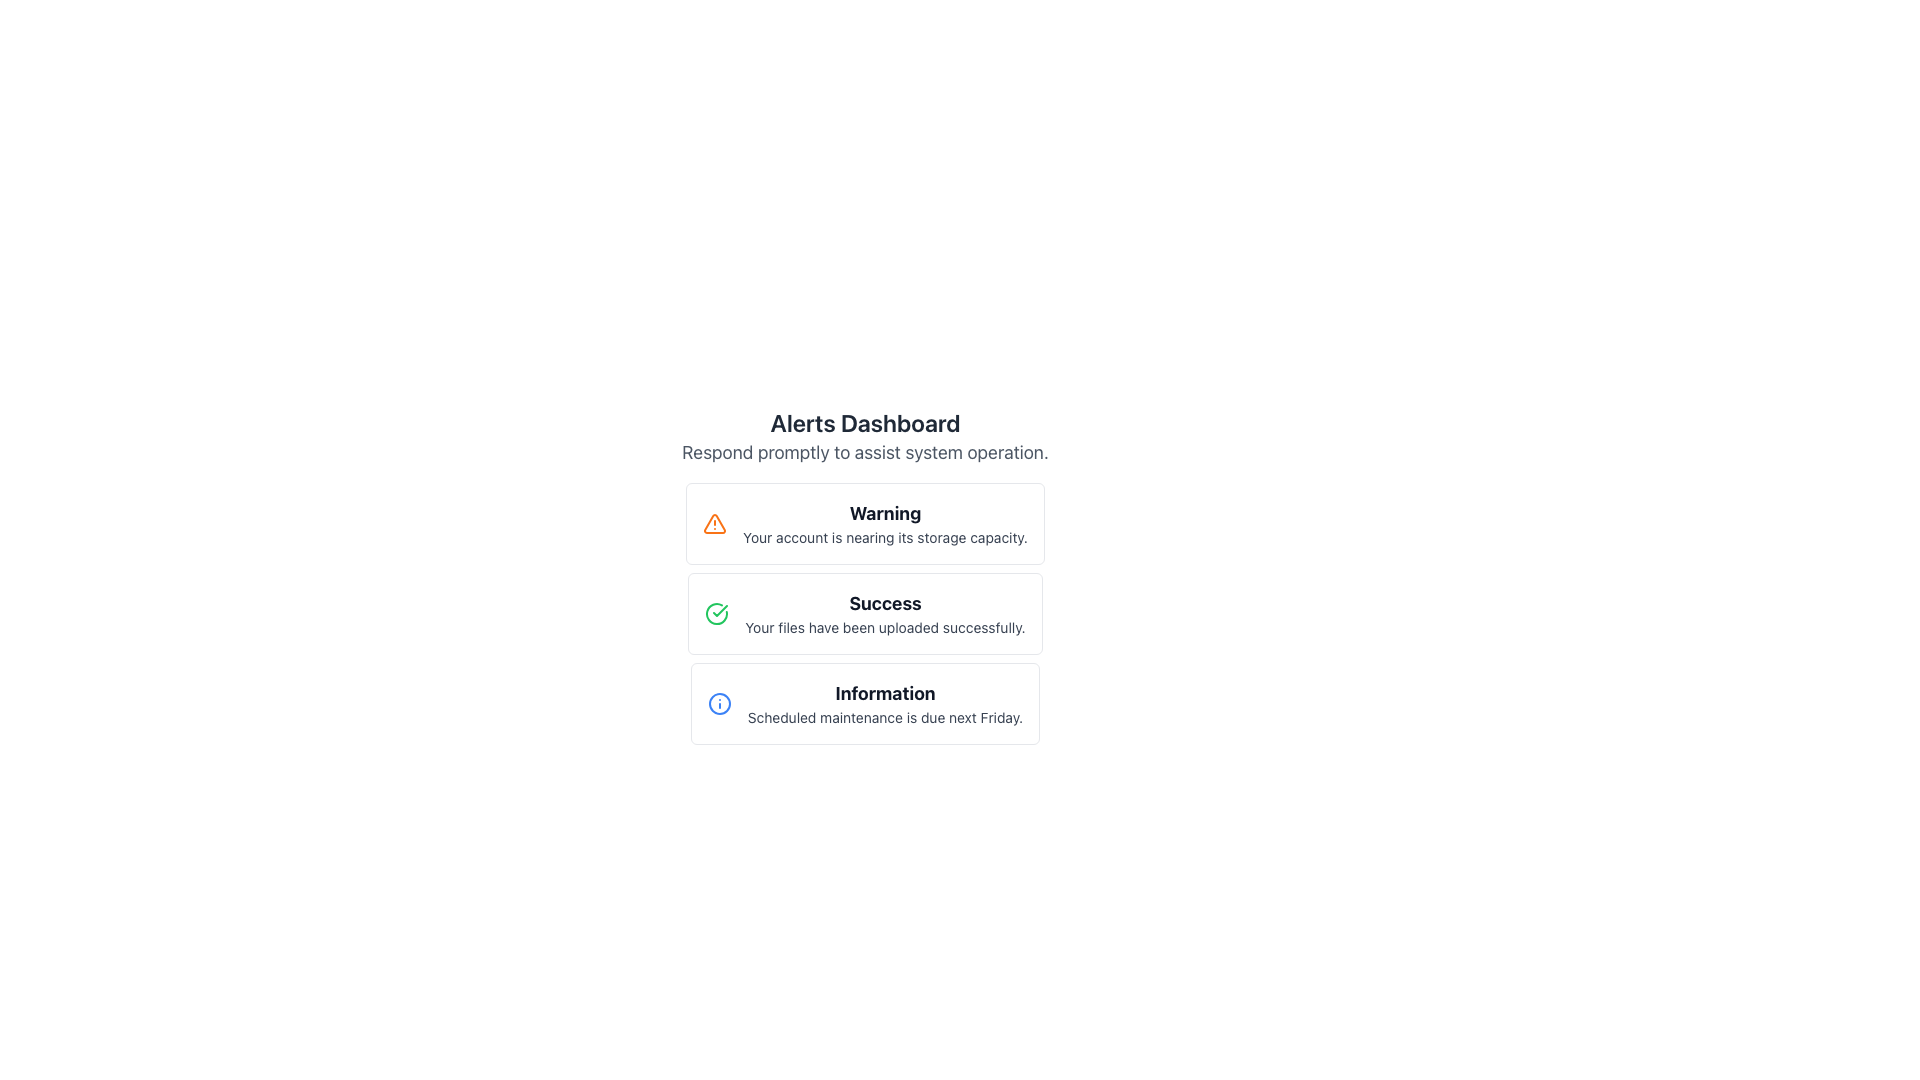 Image resolution: width=1920 pixels, height=1080 pixels. What do you see at coordinates (884, 523) in the screenshot?
I see `warning message displayed in the first alert box indicating the account is nearing its storage capacity` at bounding box center [884, 523].